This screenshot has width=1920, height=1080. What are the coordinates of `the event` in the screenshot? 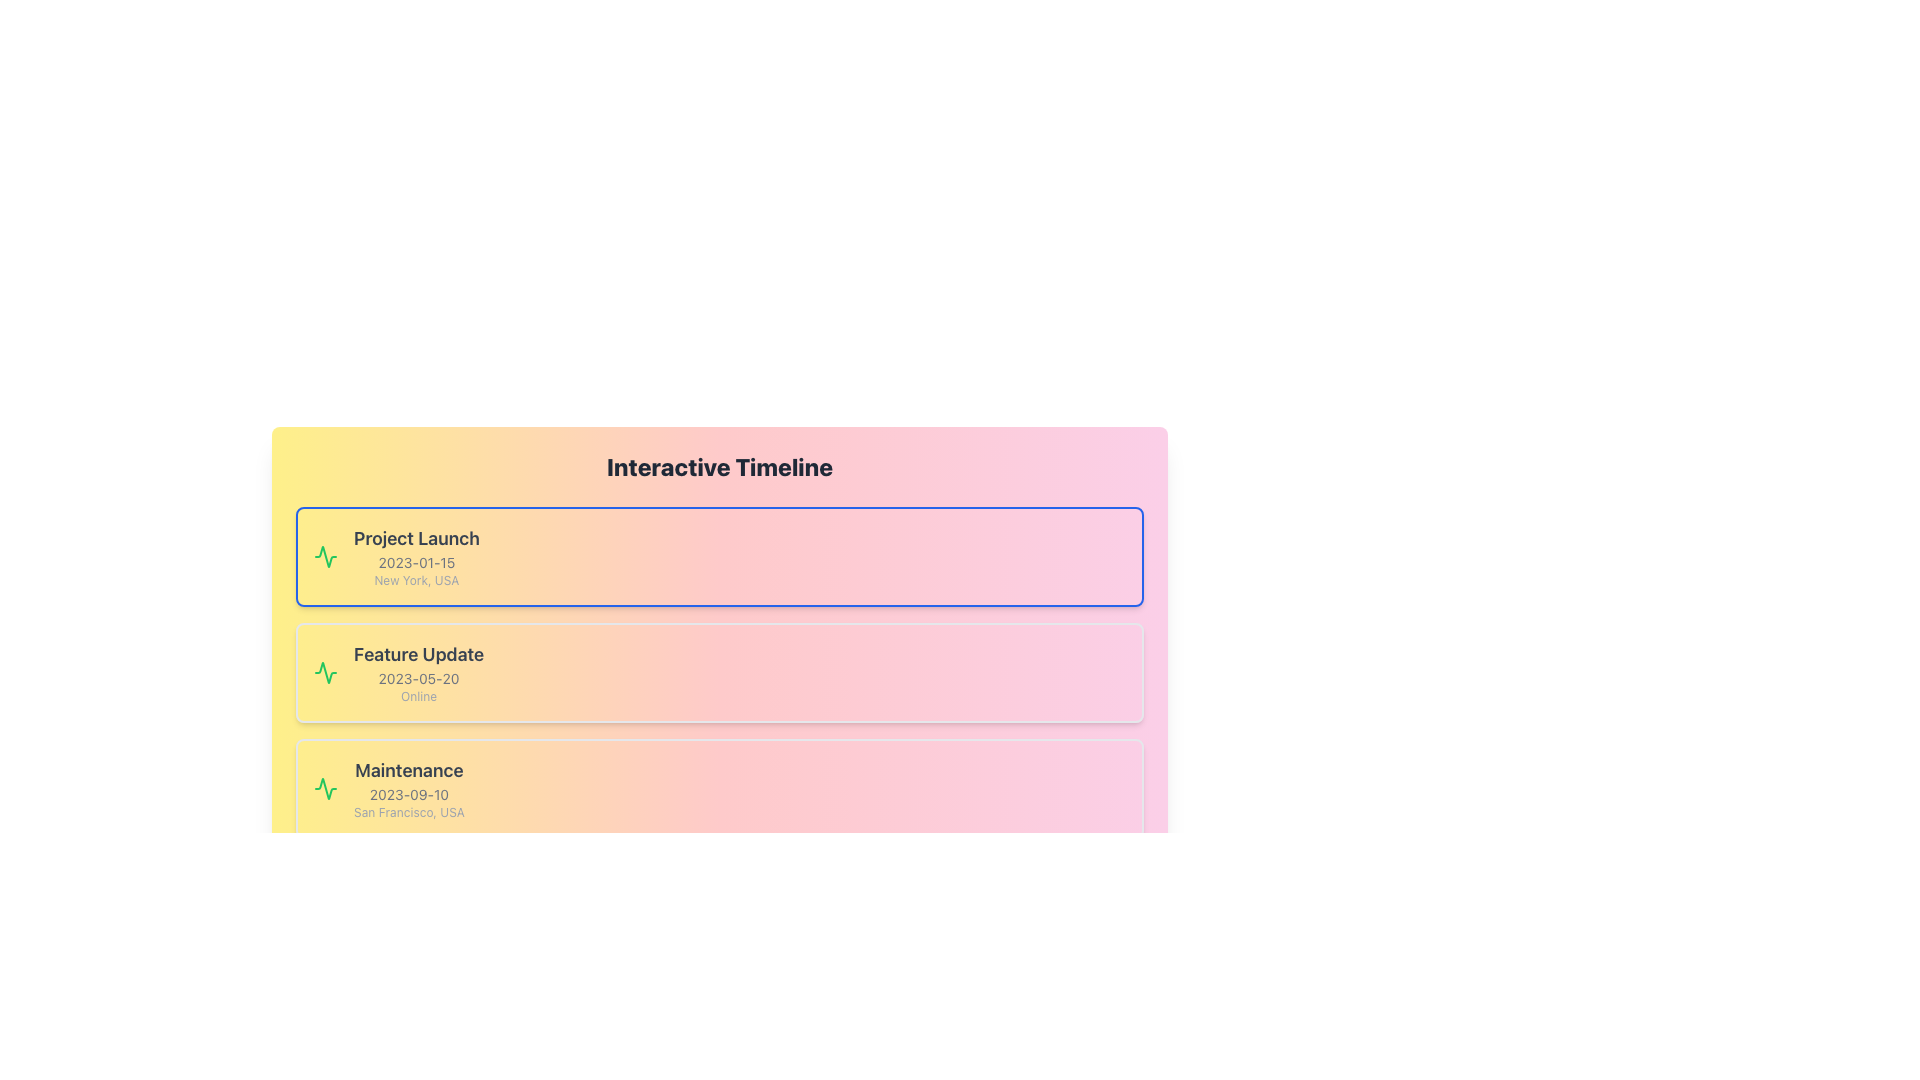 It's located at (408, 770).